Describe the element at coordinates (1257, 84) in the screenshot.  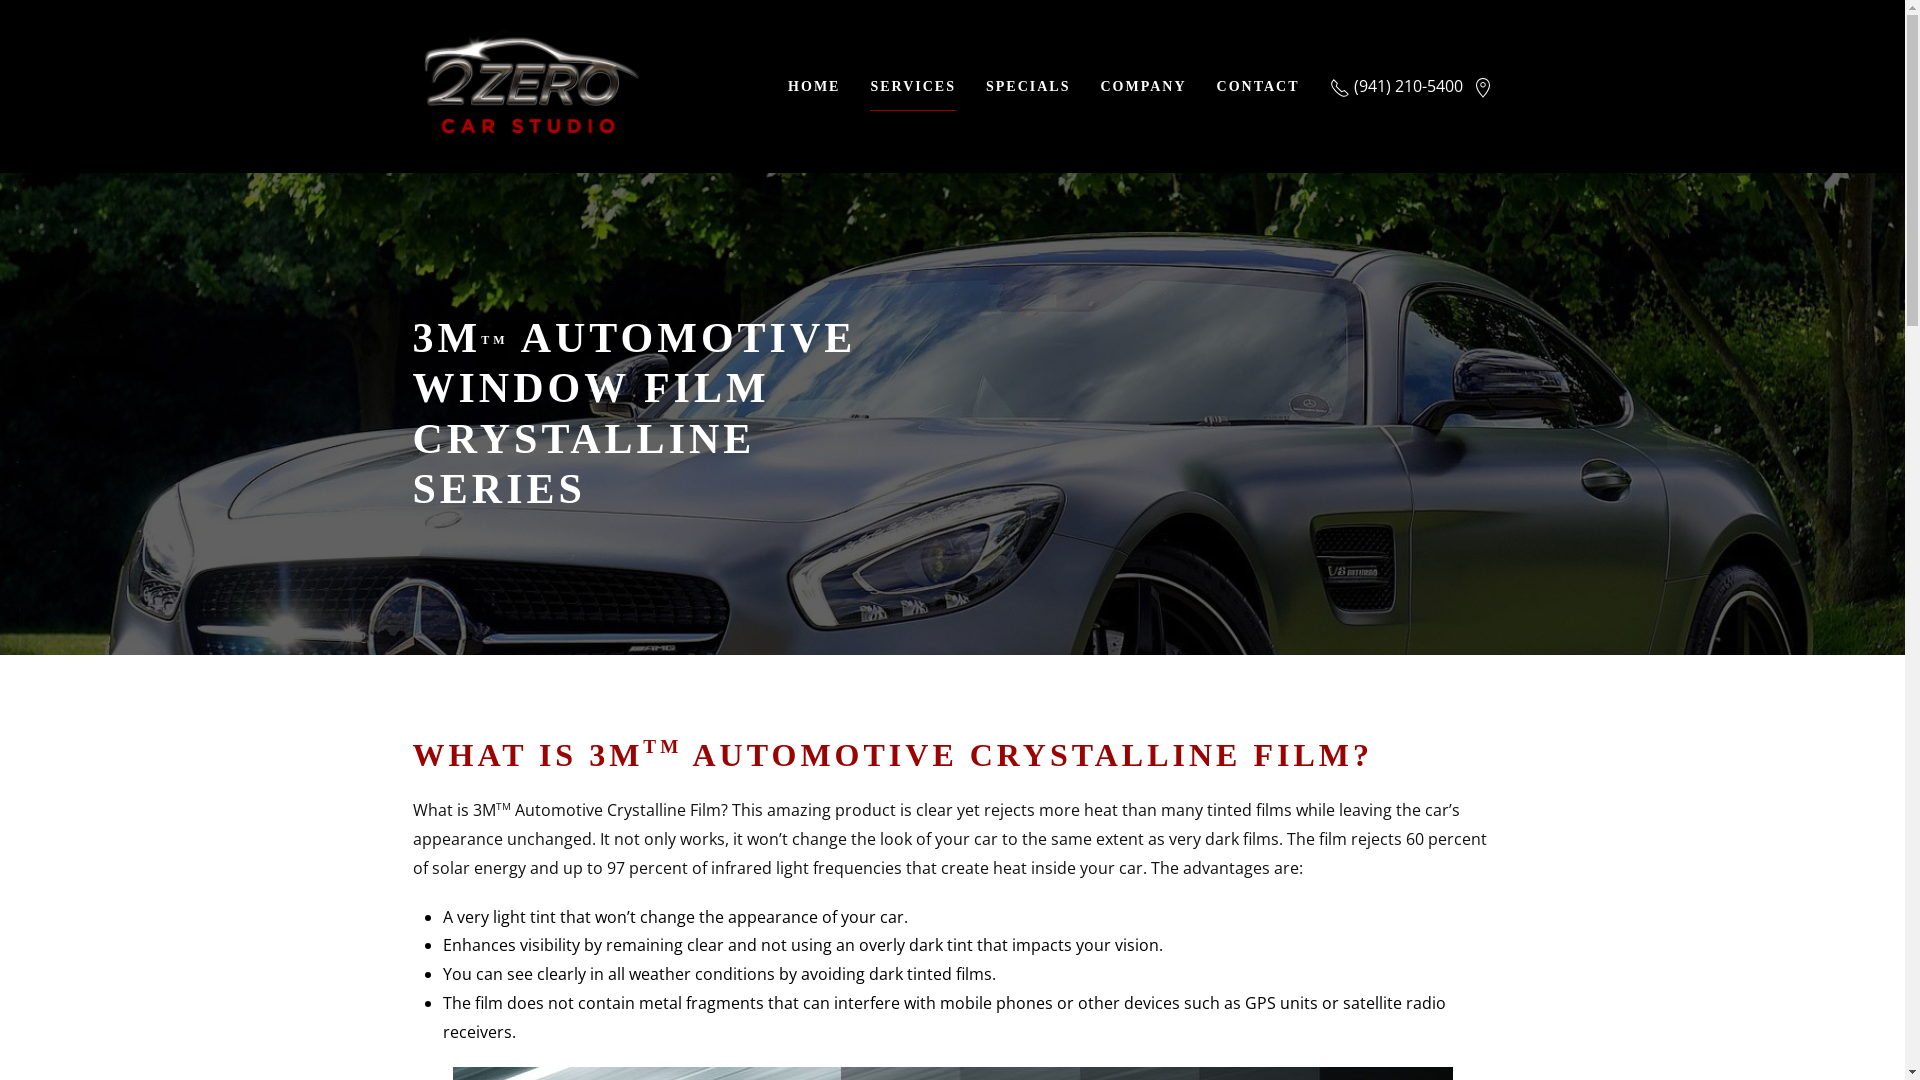
I see `'CONTACT'` at that location.